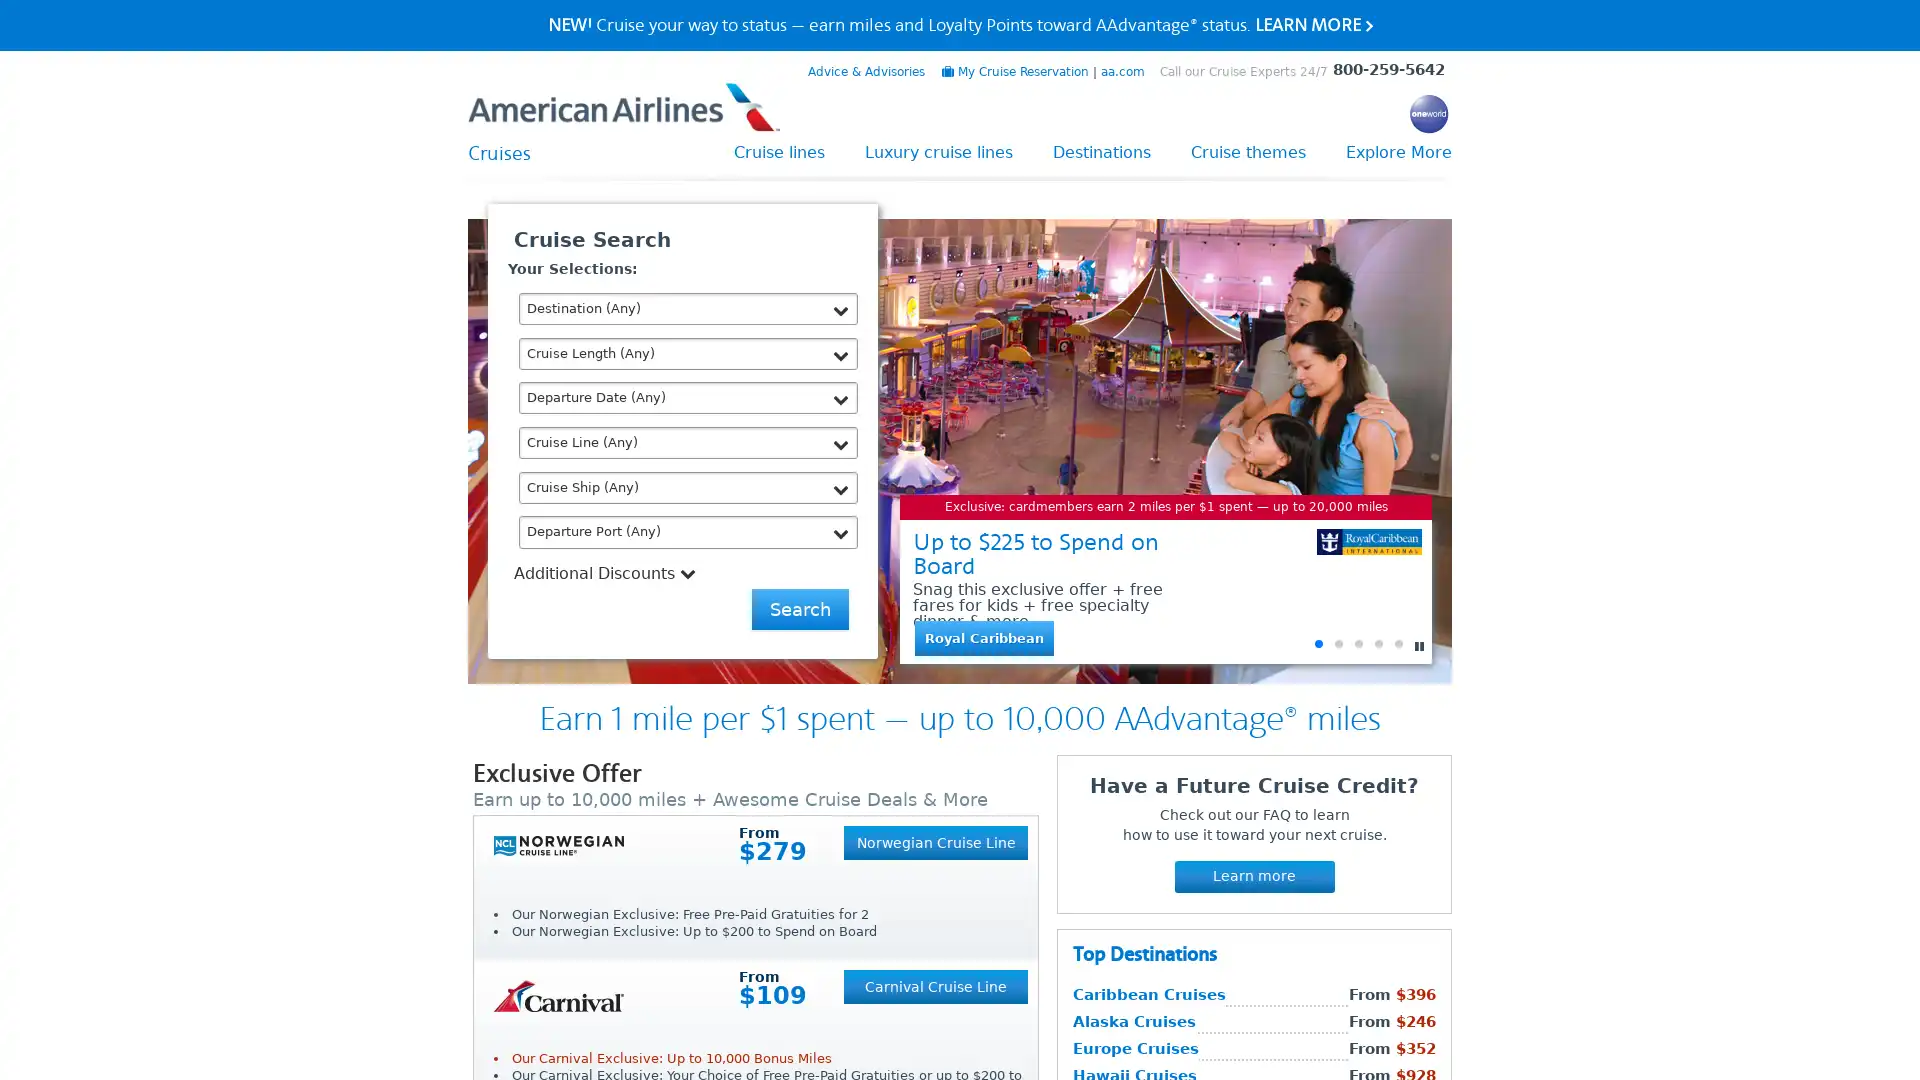 Image resolution: width=1920 pixels, height=1080 pixels. I want to click on Pause, so click(1418, 645).